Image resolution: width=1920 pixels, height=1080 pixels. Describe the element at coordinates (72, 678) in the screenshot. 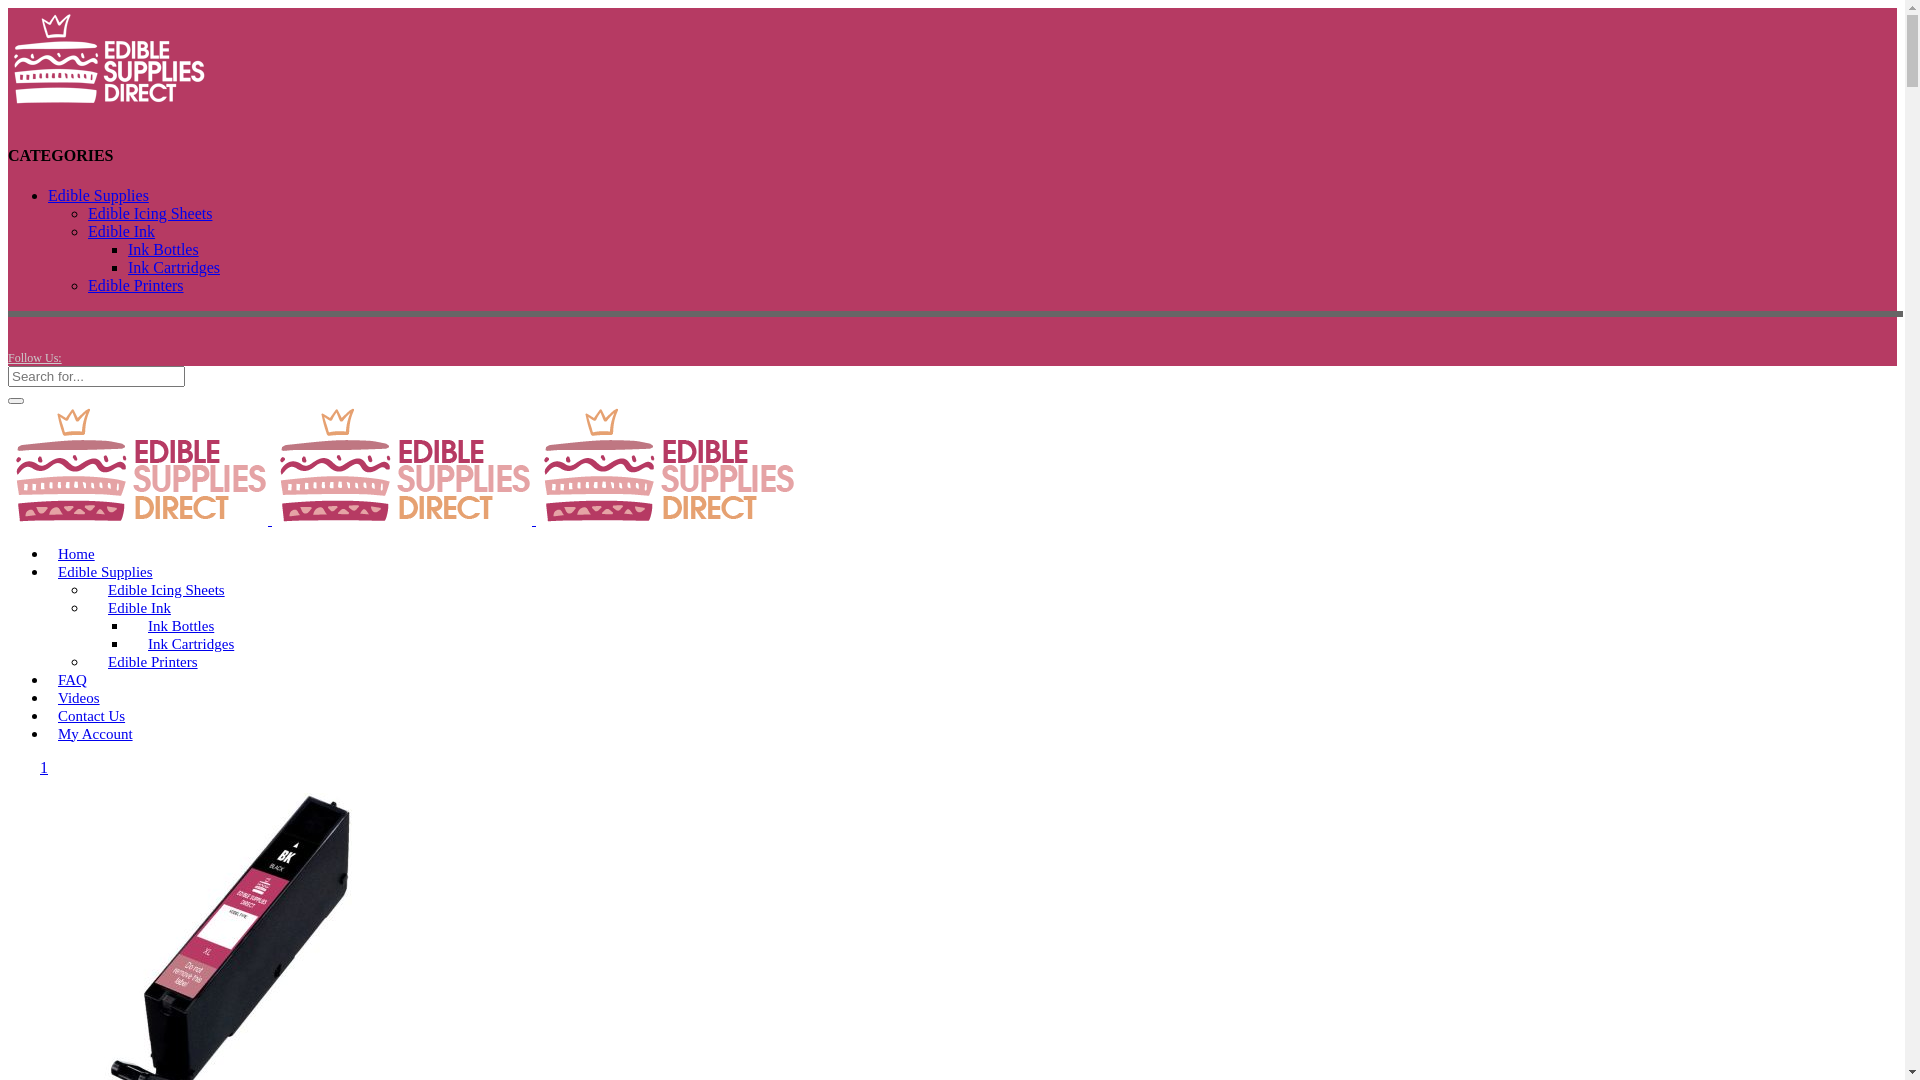

I see `'FAQ'` at that location.